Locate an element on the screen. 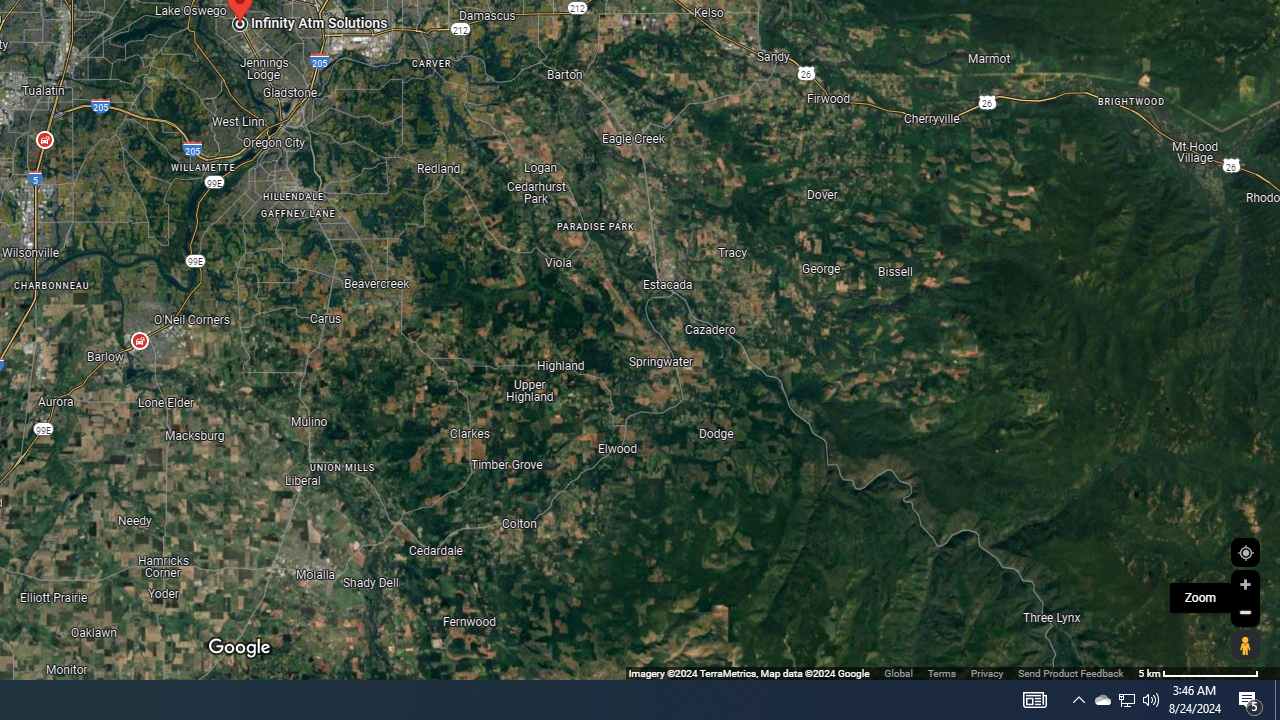 The image size is (1280, 720). 'Zoom' is located at coordinates (1200, 596).